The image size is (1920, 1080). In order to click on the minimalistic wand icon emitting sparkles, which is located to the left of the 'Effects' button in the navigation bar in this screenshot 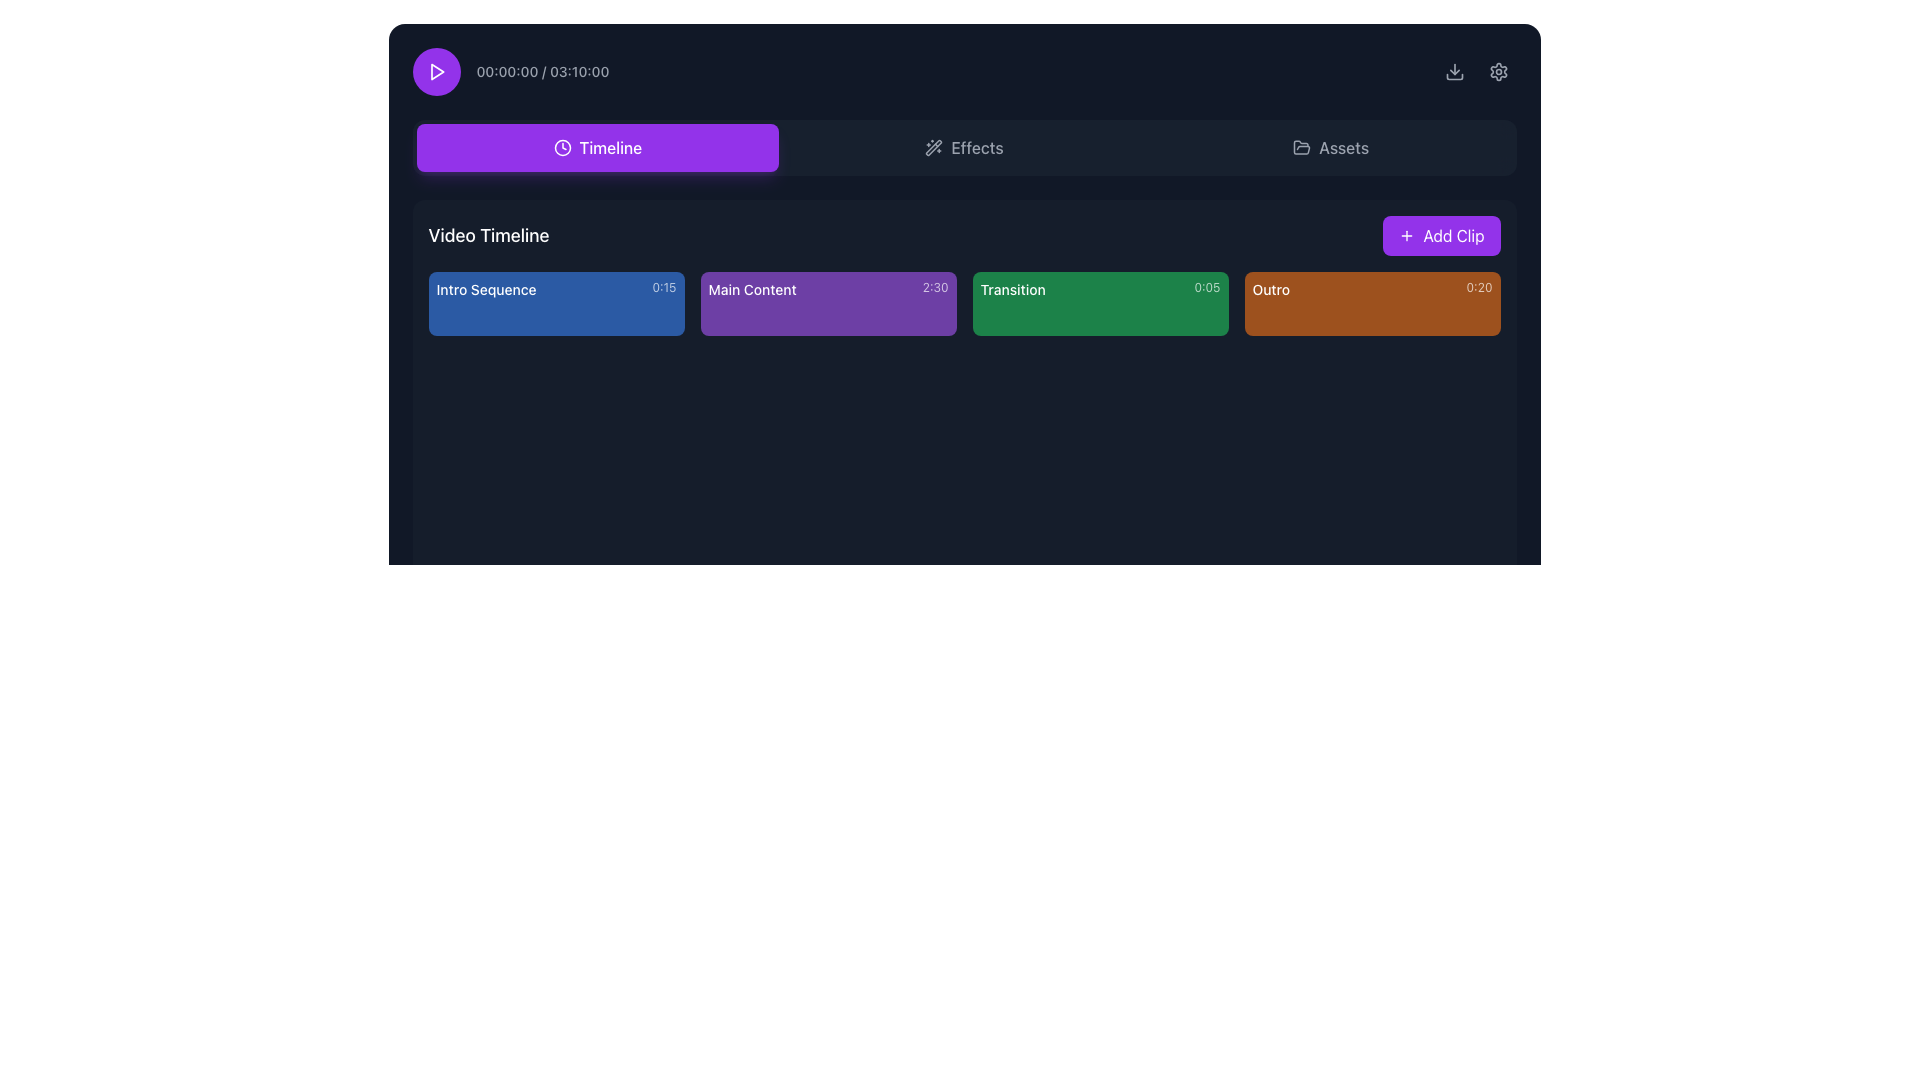, I will do `click(933, 146)`.